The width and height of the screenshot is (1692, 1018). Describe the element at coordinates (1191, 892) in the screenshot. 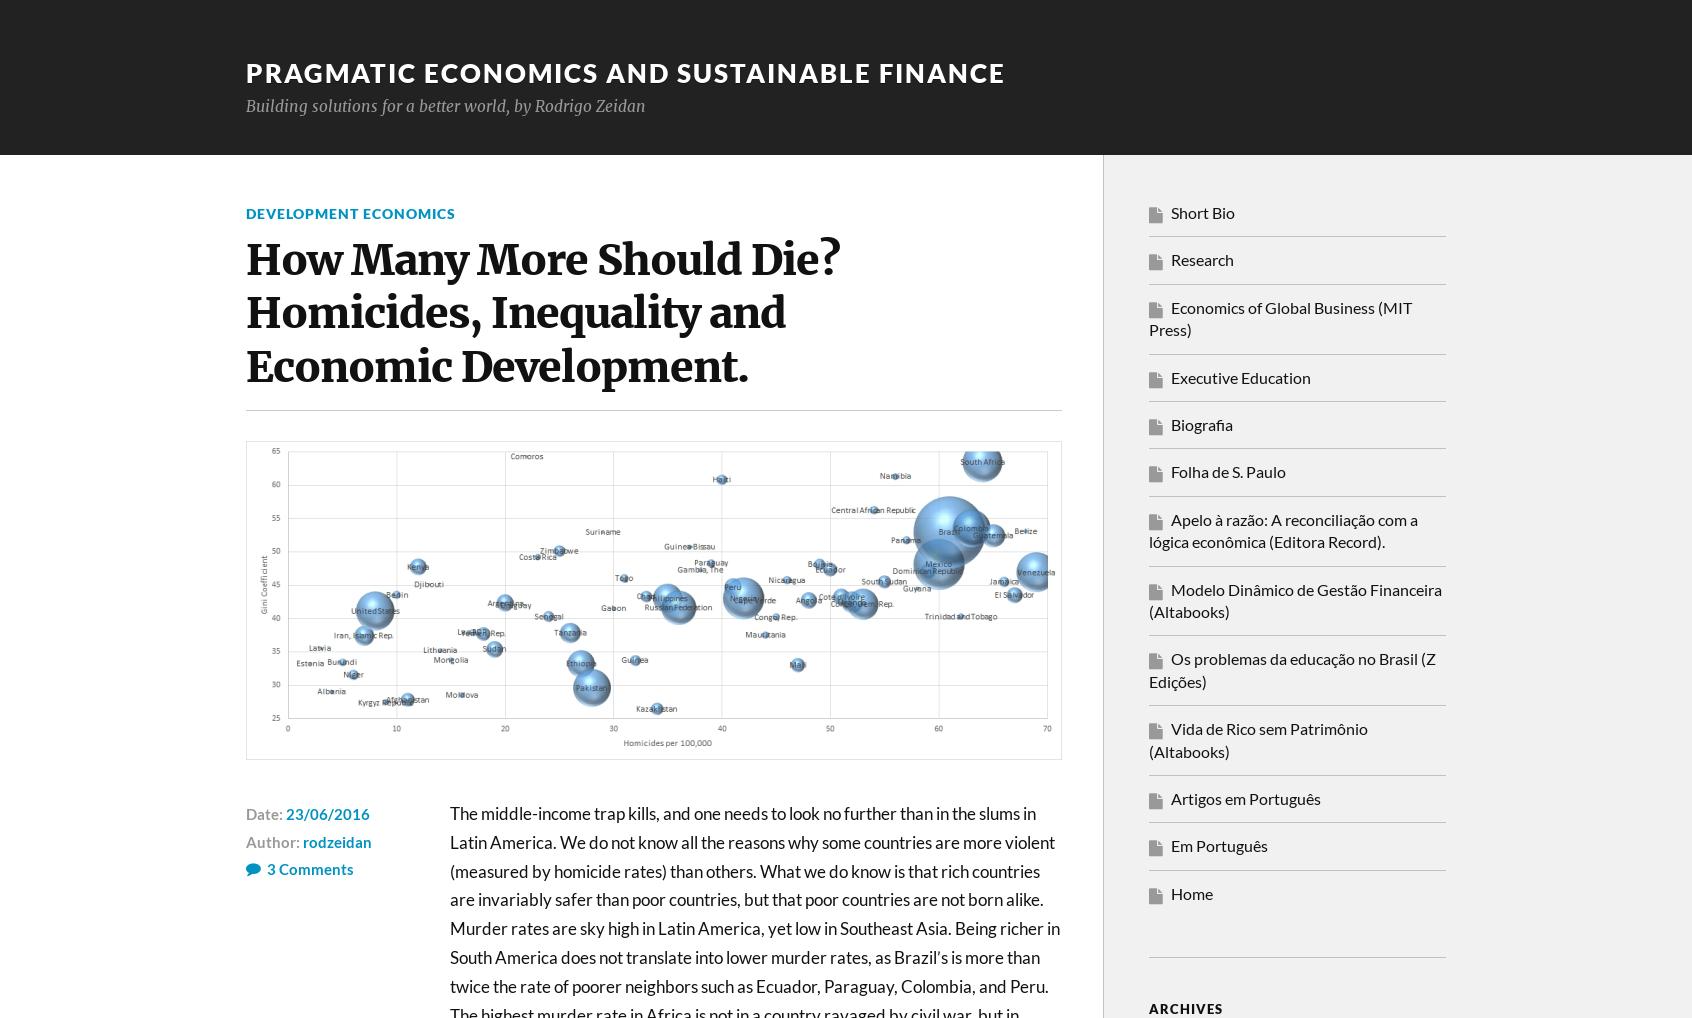

I see `'Home'` at that location.